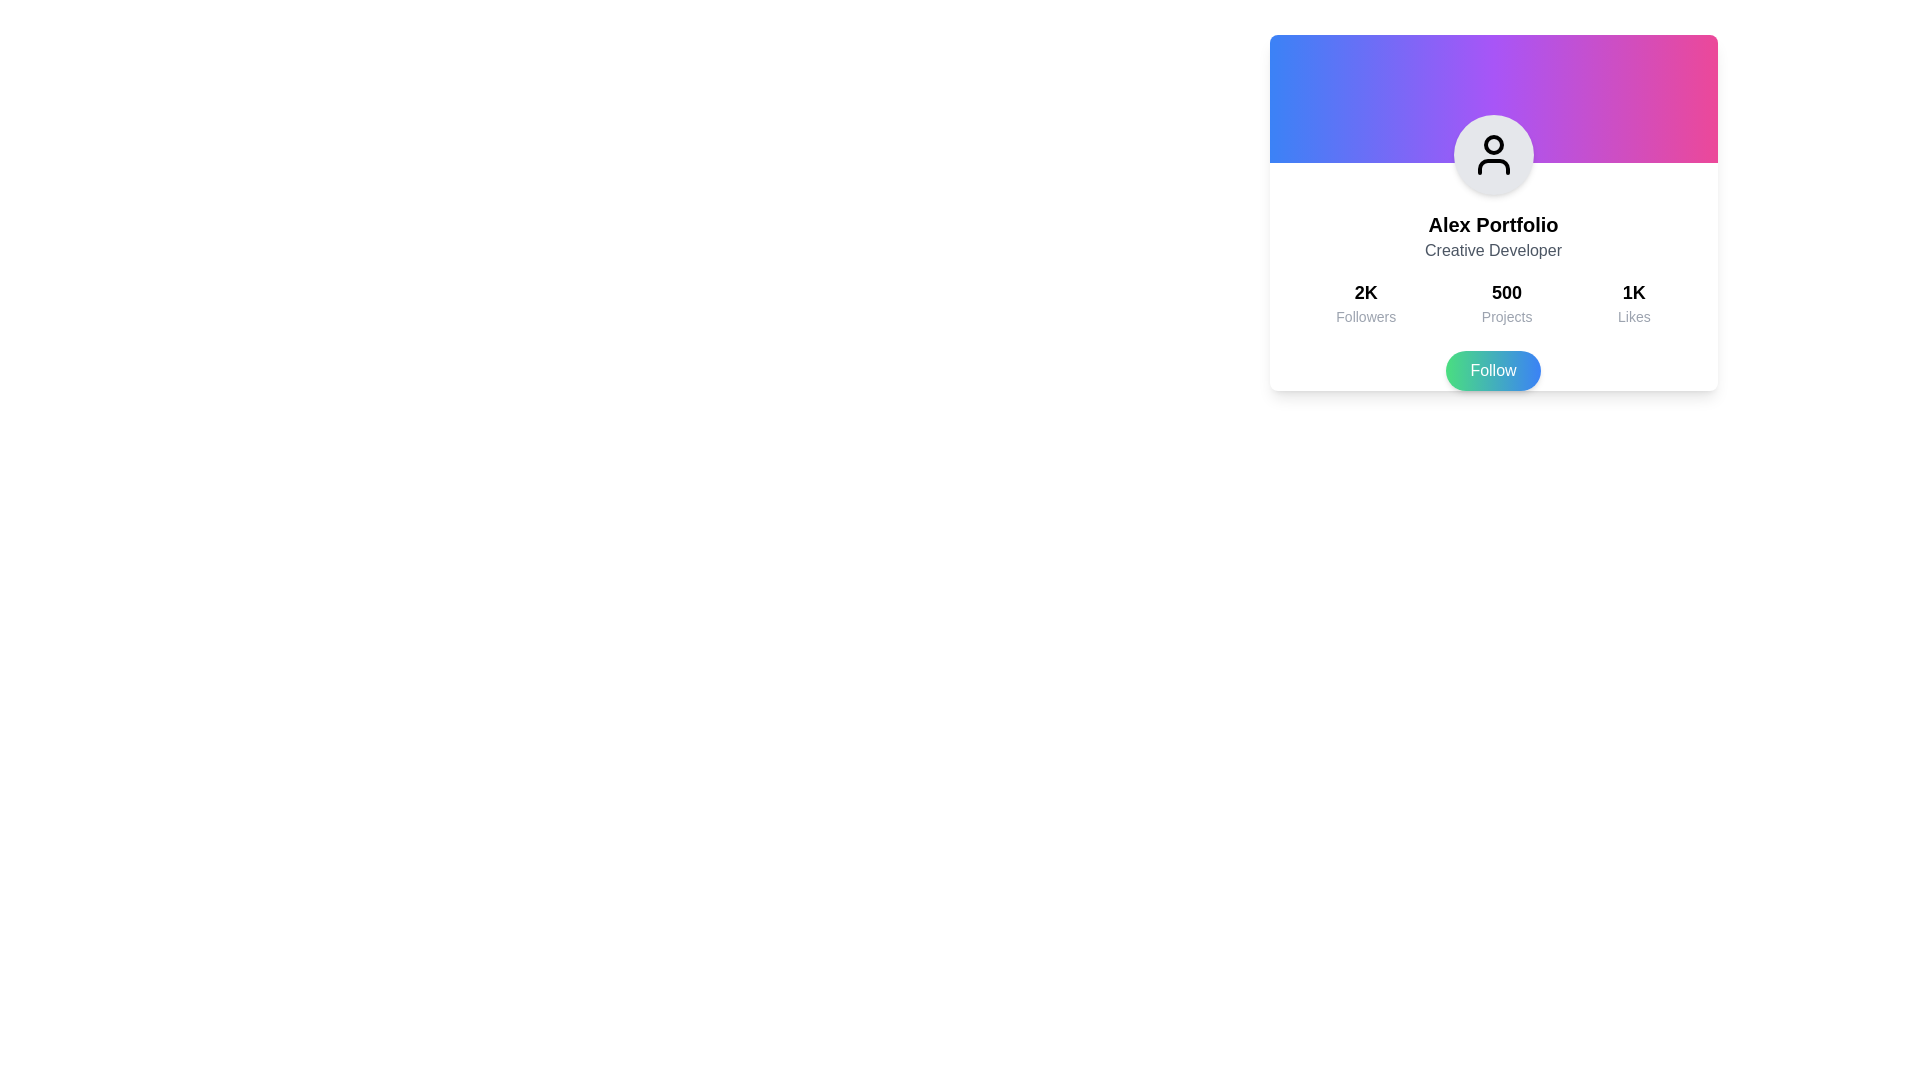 This screenshot has width=1920, height=1080. What do you see at coordinates (1507, 315) in the screenshot?
I see `text label that describes the statistic of '500' projects, located below the number '500' and aligned between 'Followers' and 'Likes'` at bounding box center [1507, 315].